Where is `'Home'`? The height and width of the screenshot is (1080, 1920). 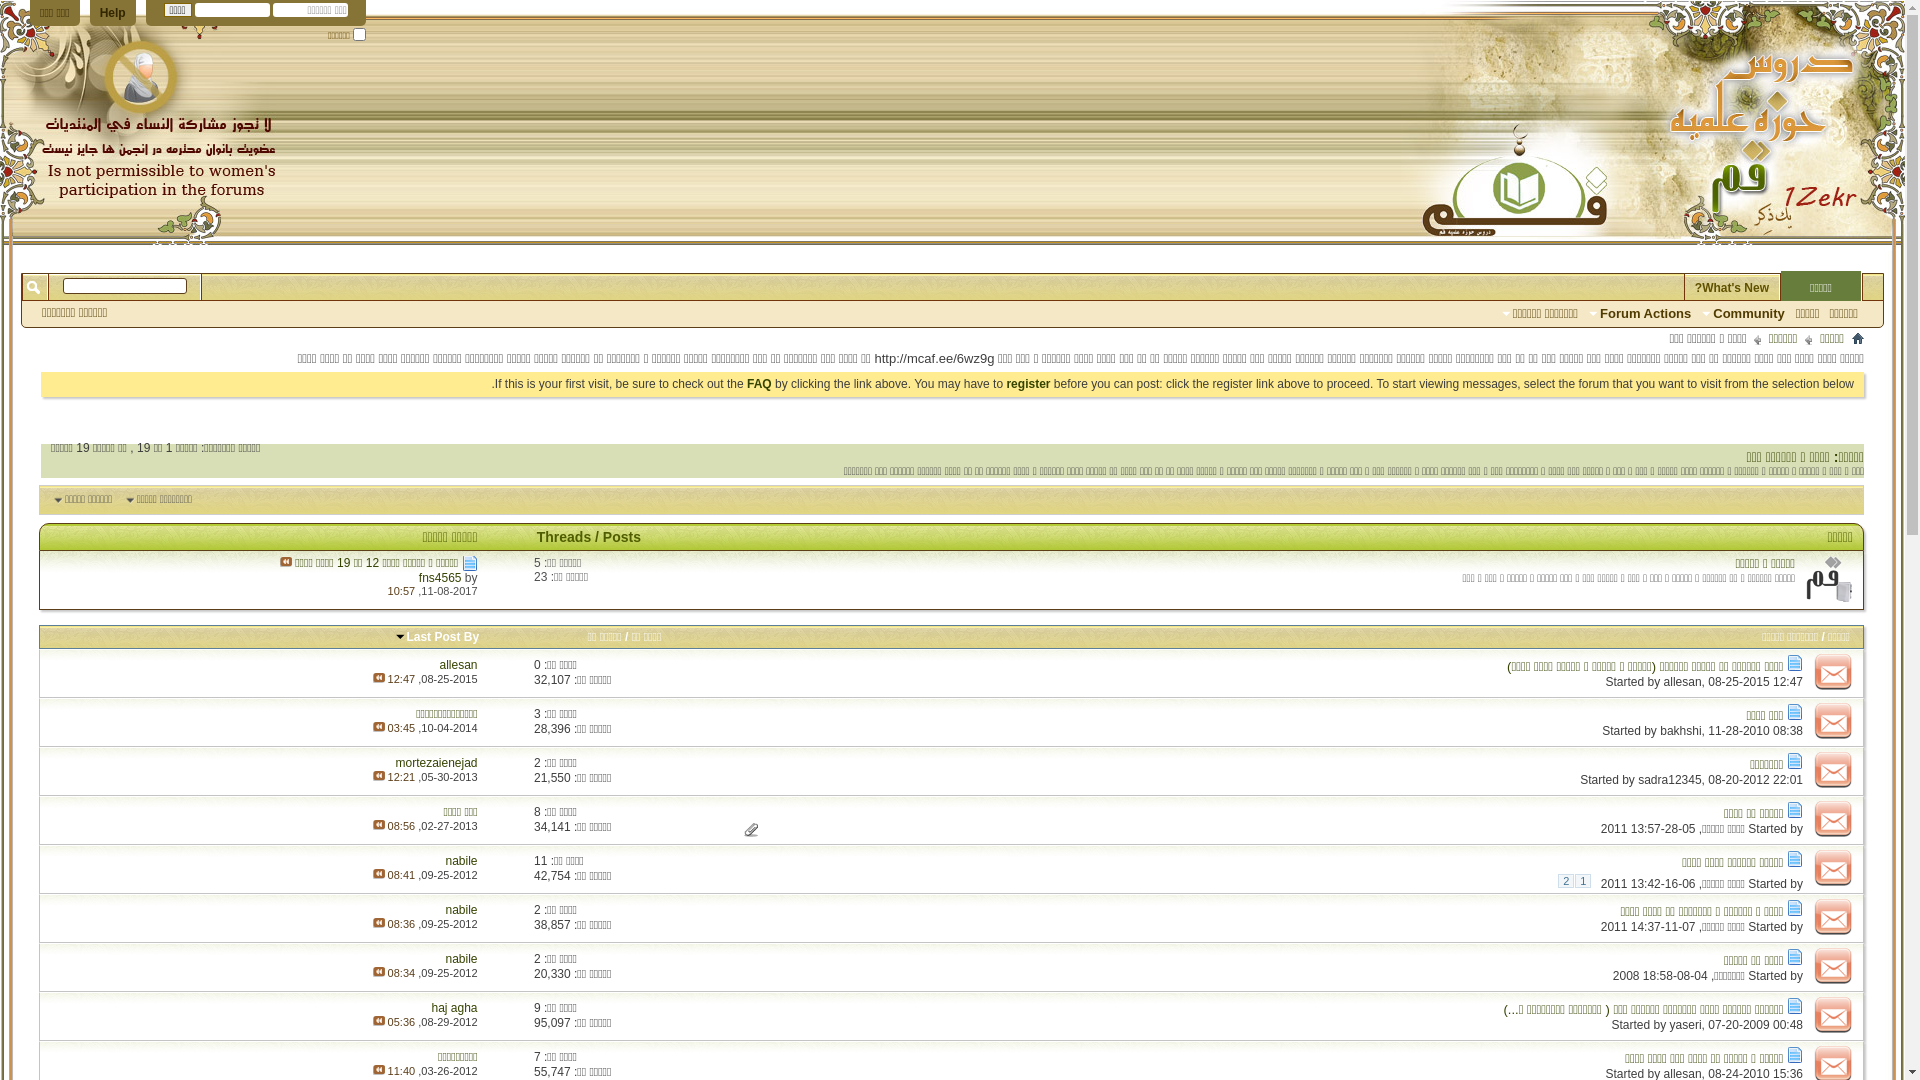 'Home' is located at coordinates (1856, 337).